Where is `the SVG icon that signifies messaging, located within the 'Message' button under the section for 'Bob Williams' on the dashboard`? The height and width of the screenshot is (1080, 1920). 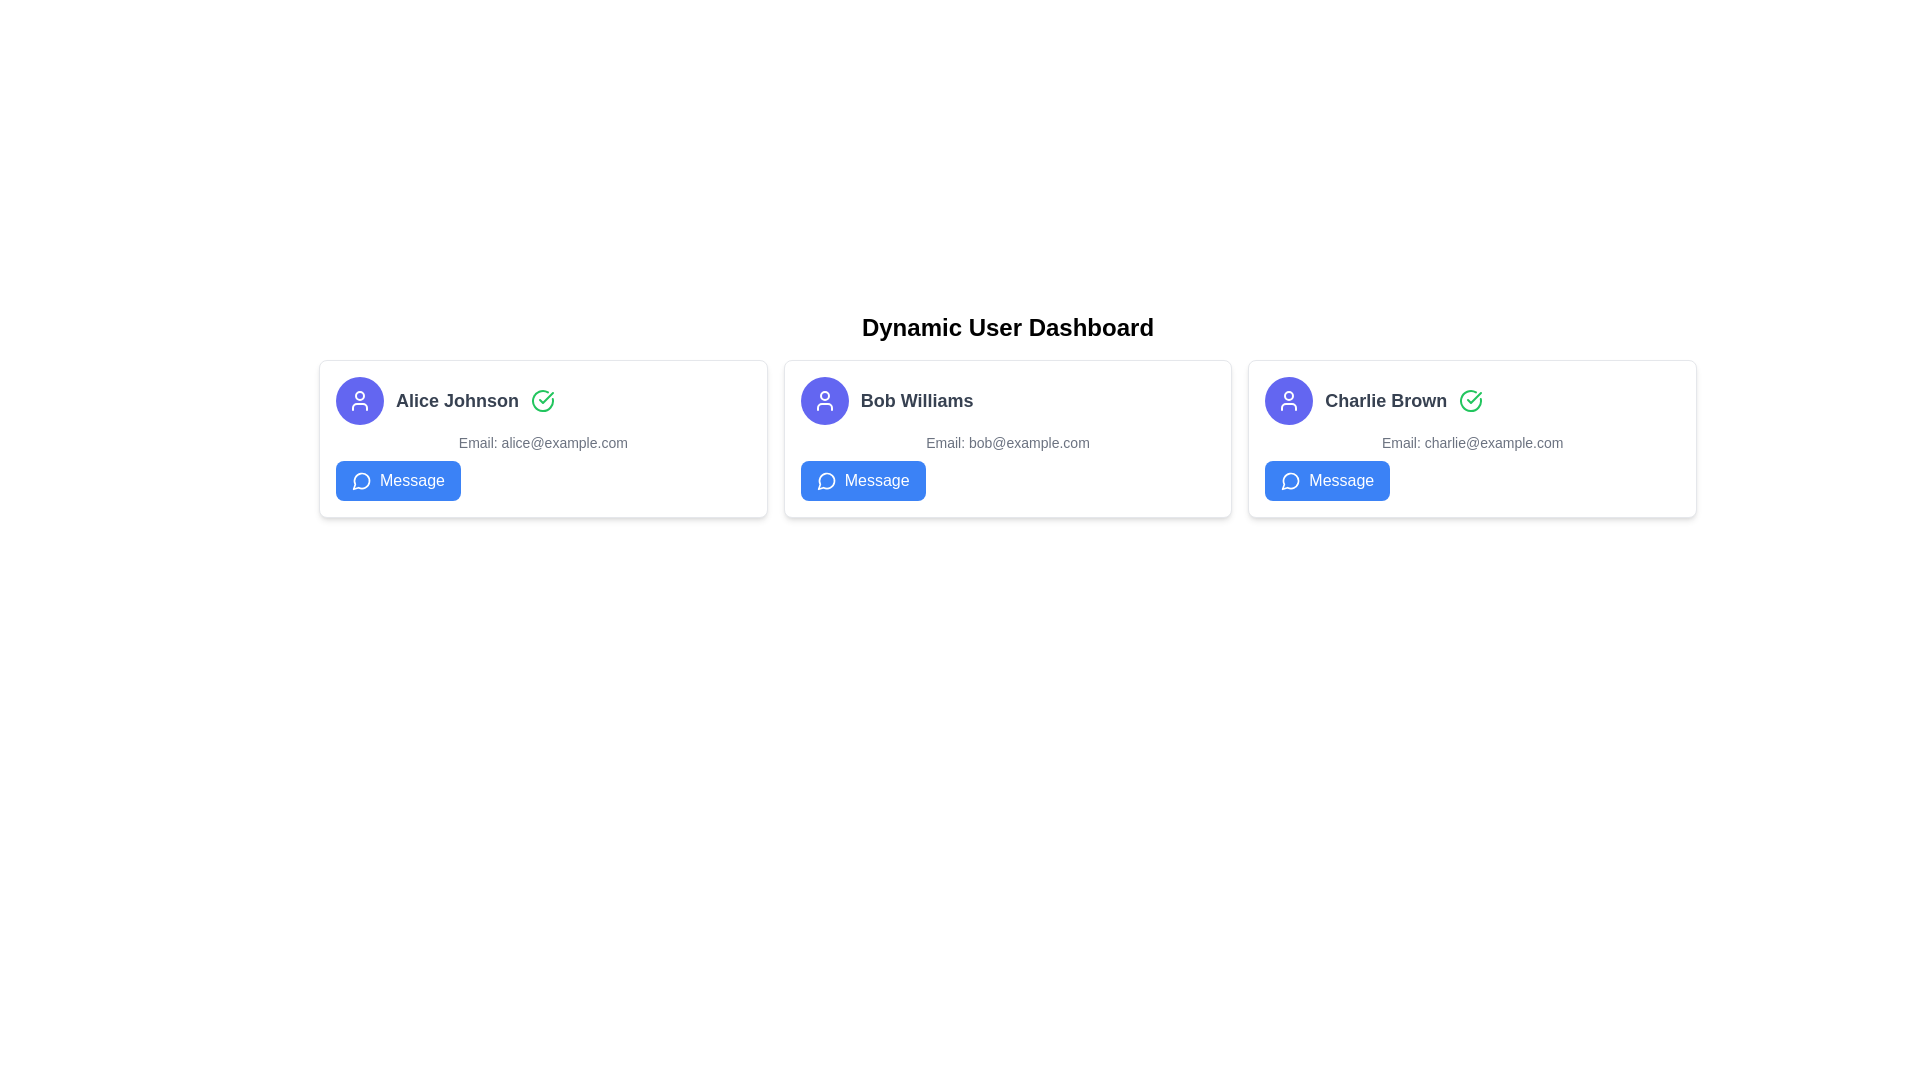 the SVG icon that signifies messaging, located within the 'Message' button under the section for 'Bob Williams' on the dashboard is located at coordinates (826, 481).